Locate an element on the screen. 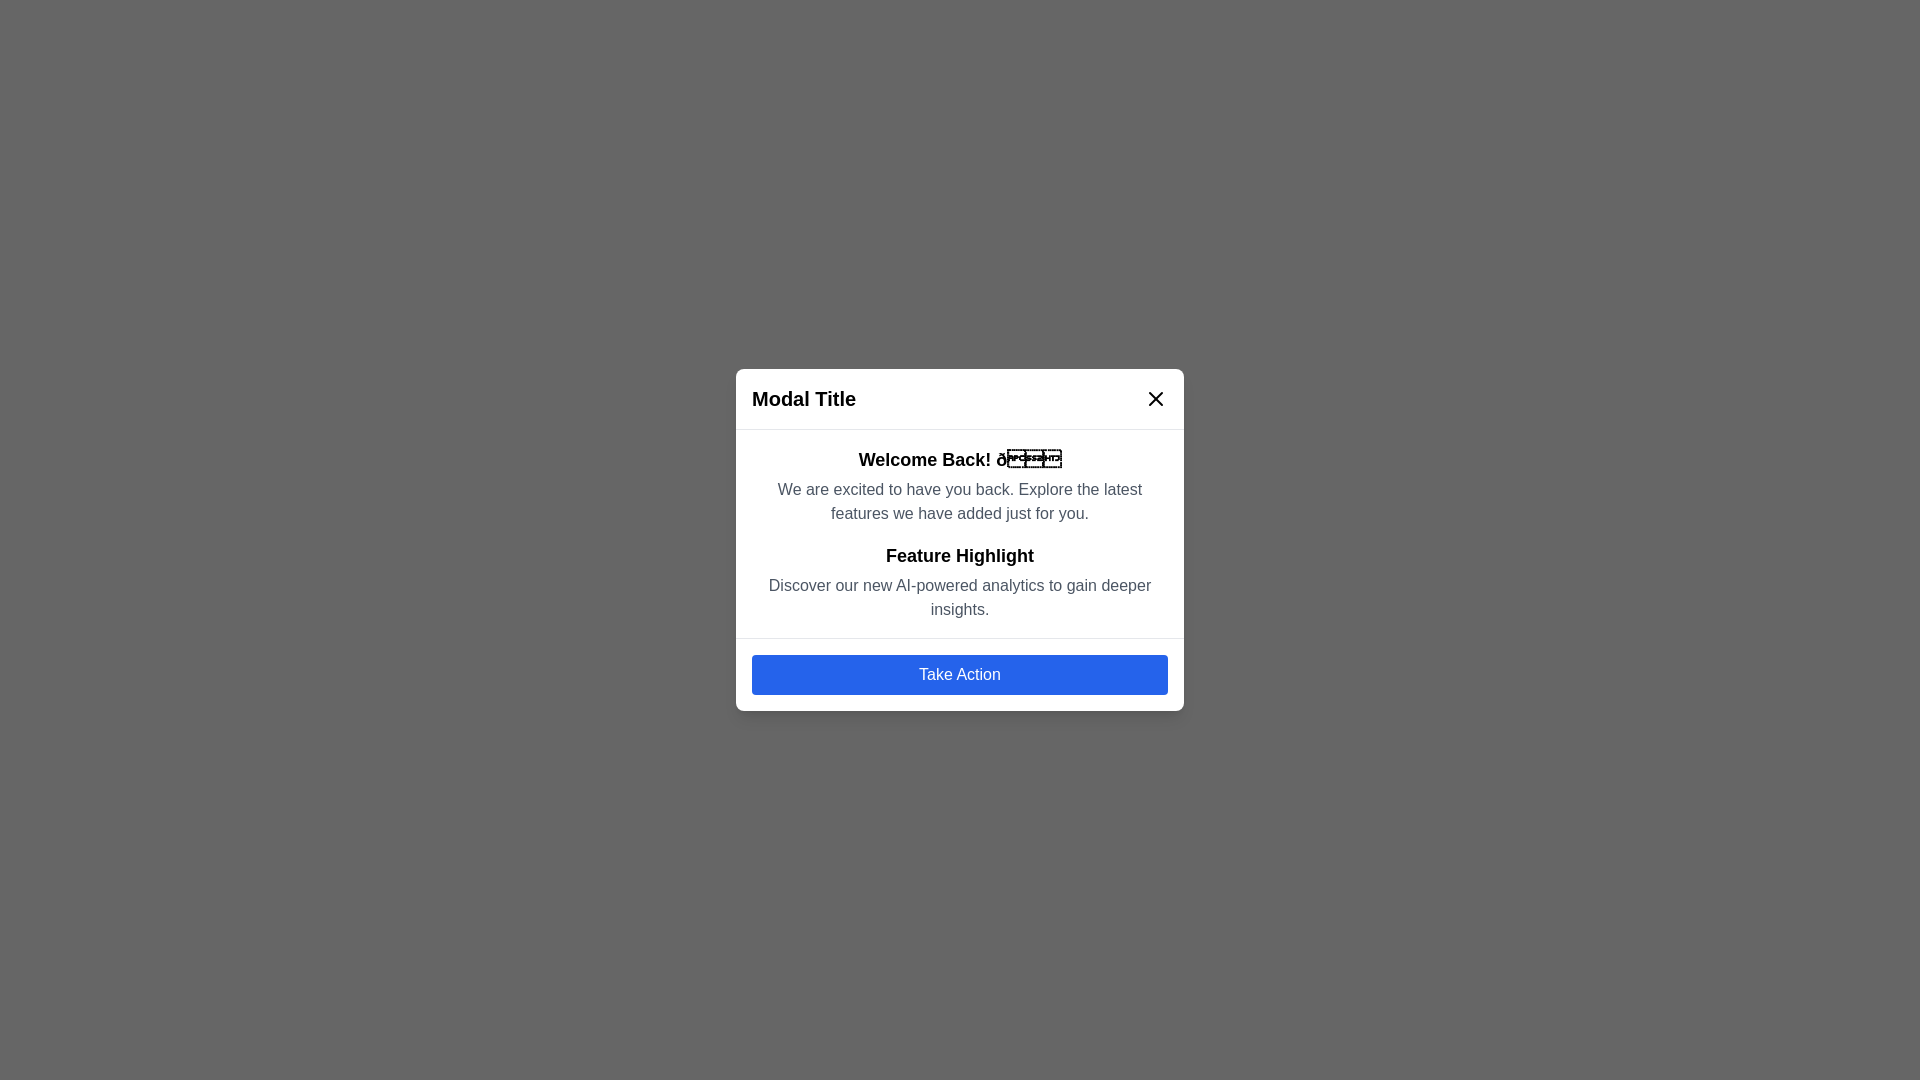 This screenshot has height=1080, width=1920. the text line reading 'Discover our new AI-powered analytics to gain deeper insights.' which is styled in a subdued gray color and positioned under the bold title 'Feature Highlight' is located at coordinates (960, 596).